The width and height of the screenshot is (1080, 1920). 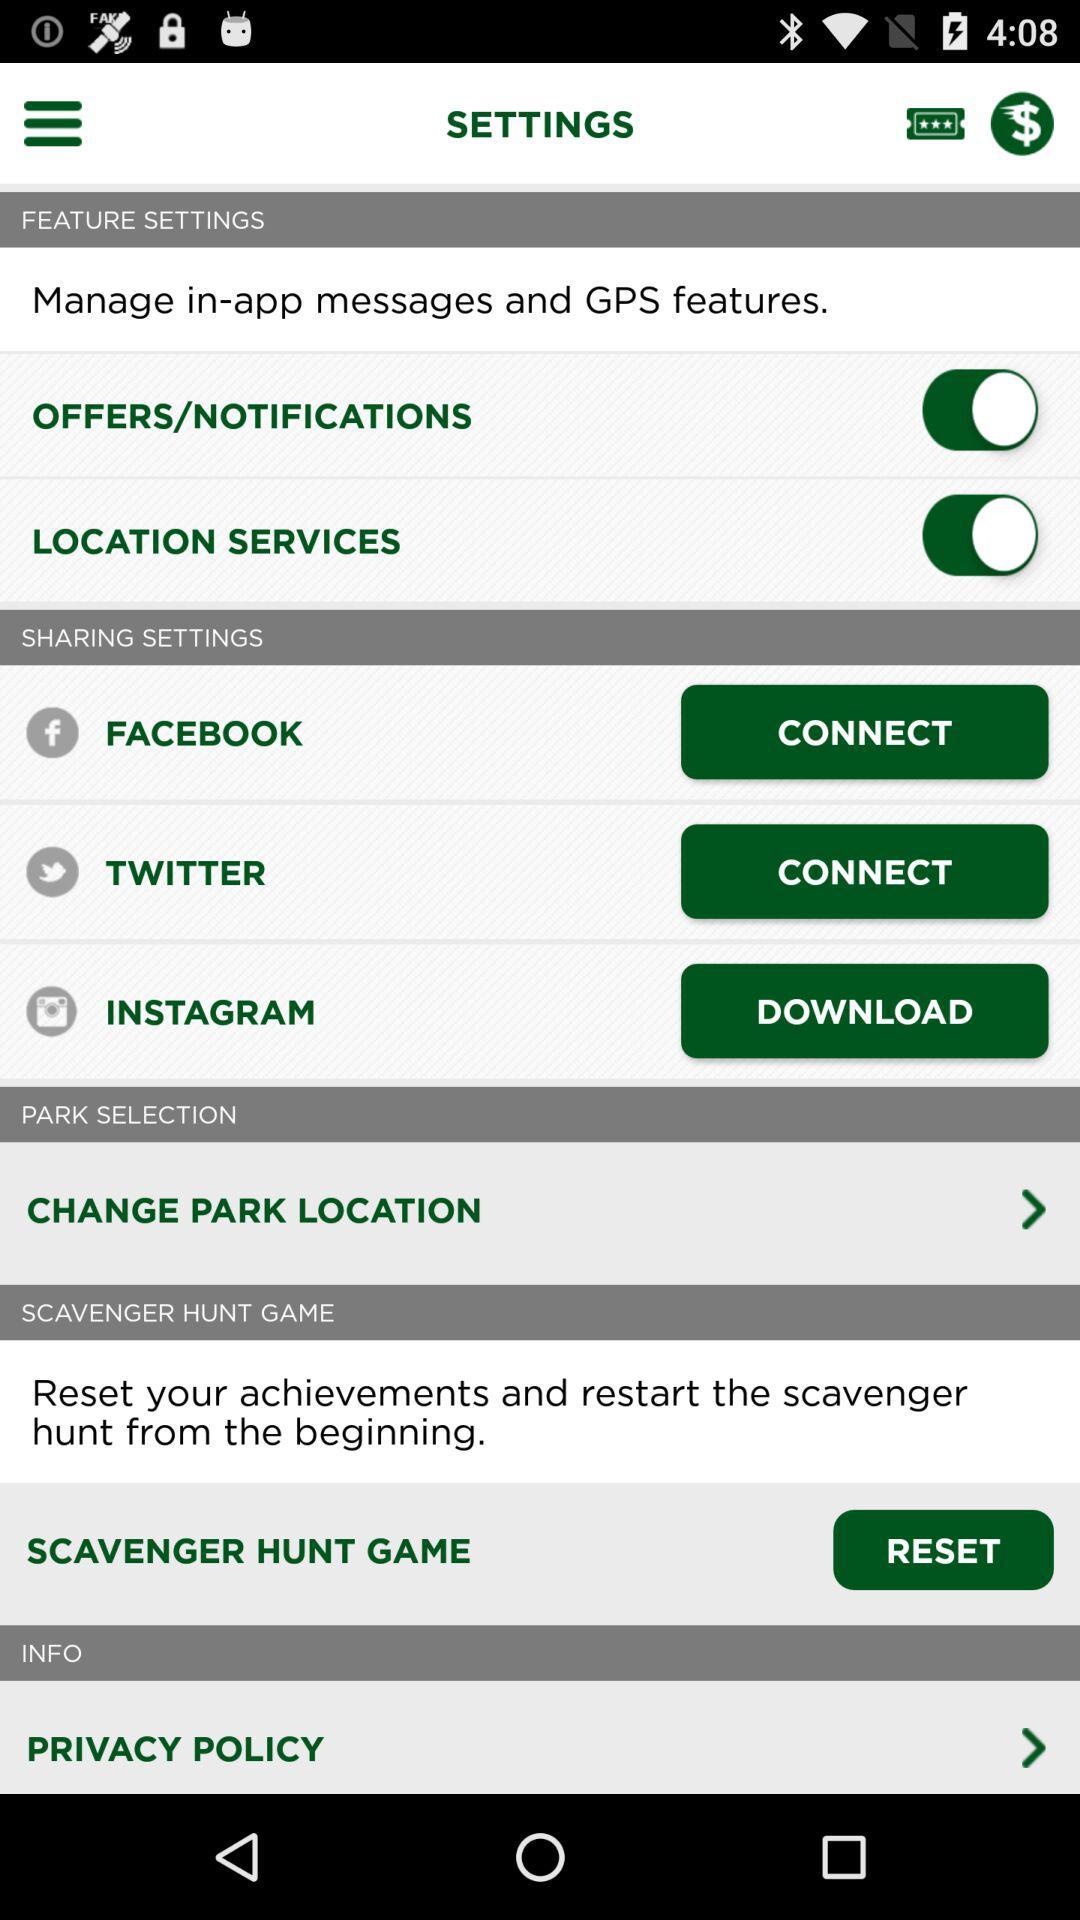 I want to click on use ticket, so click(x=947, y=122).